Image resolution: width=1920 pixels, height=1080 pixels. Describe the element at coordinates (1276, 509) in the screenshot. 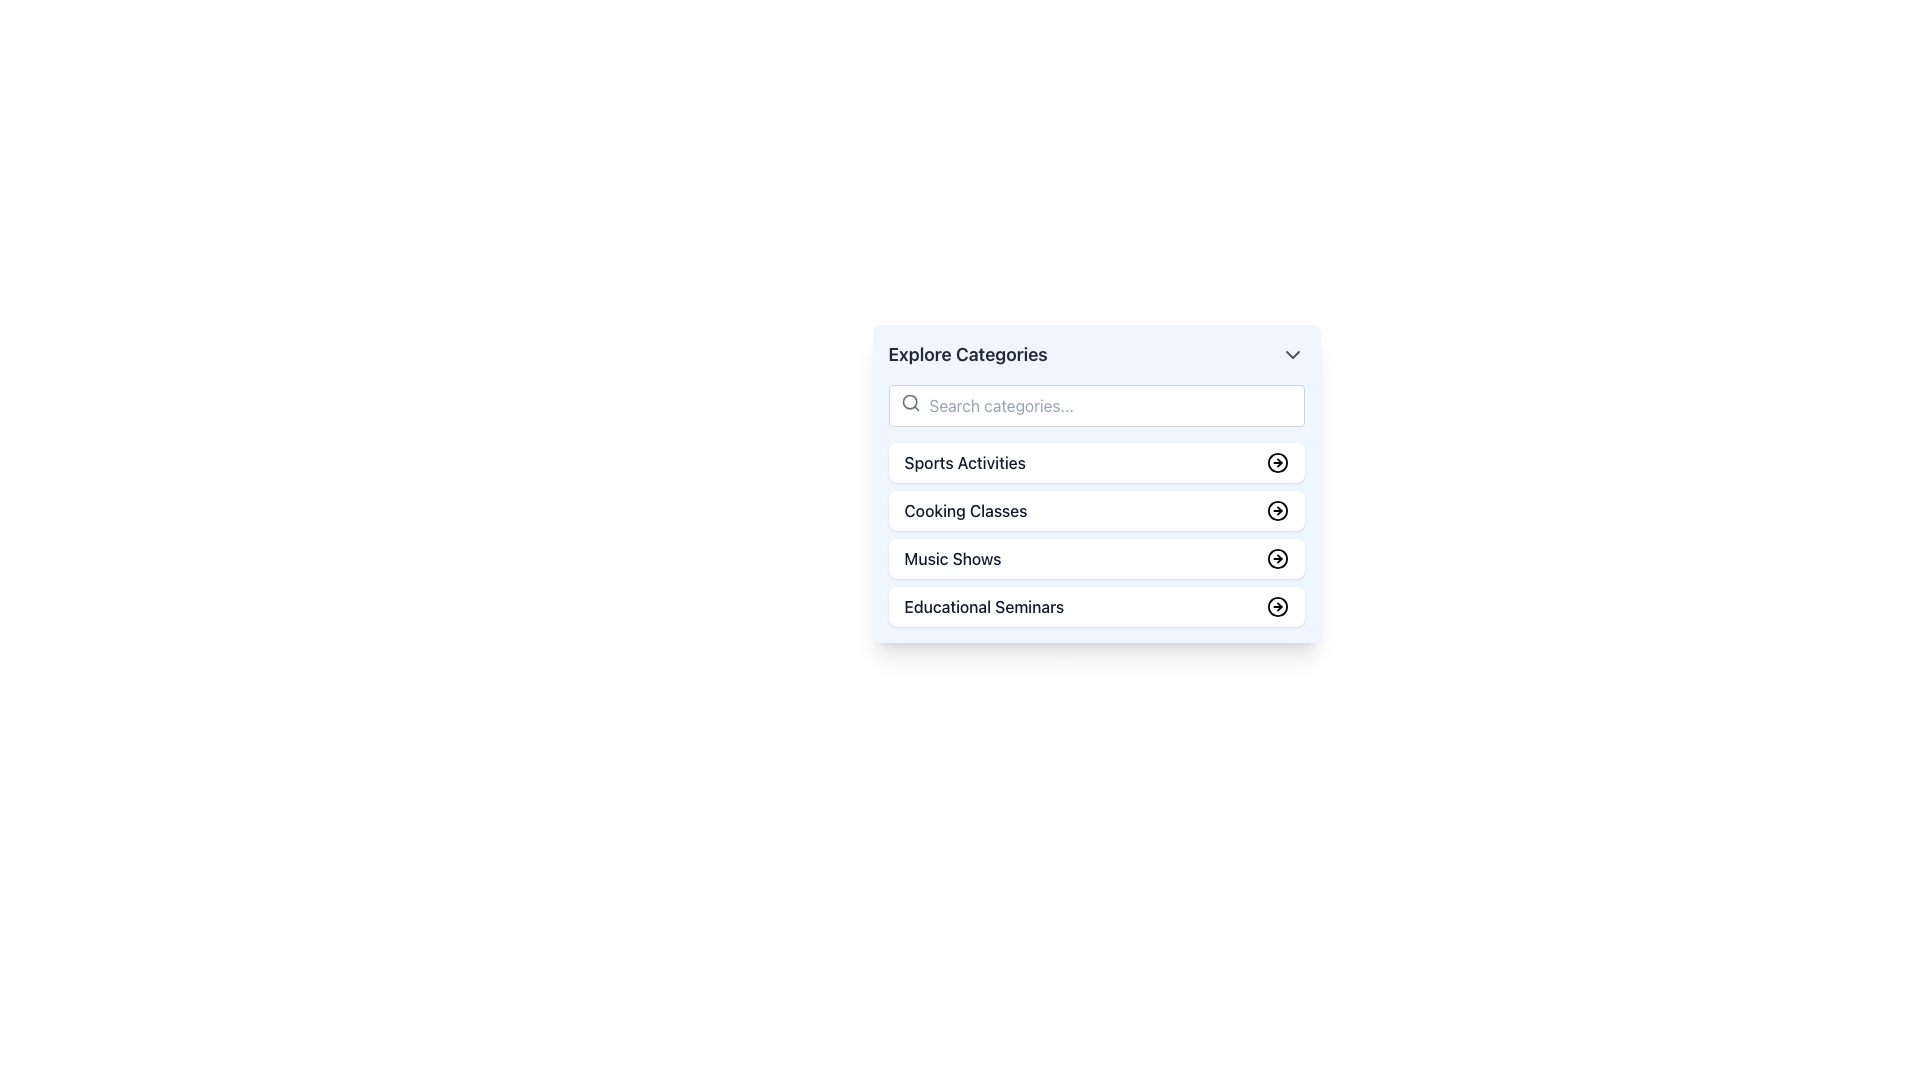

I see `the right-pointing circular arrow icon with a light blue stroke, located next to the 'Cooking Classes' text` at that location.